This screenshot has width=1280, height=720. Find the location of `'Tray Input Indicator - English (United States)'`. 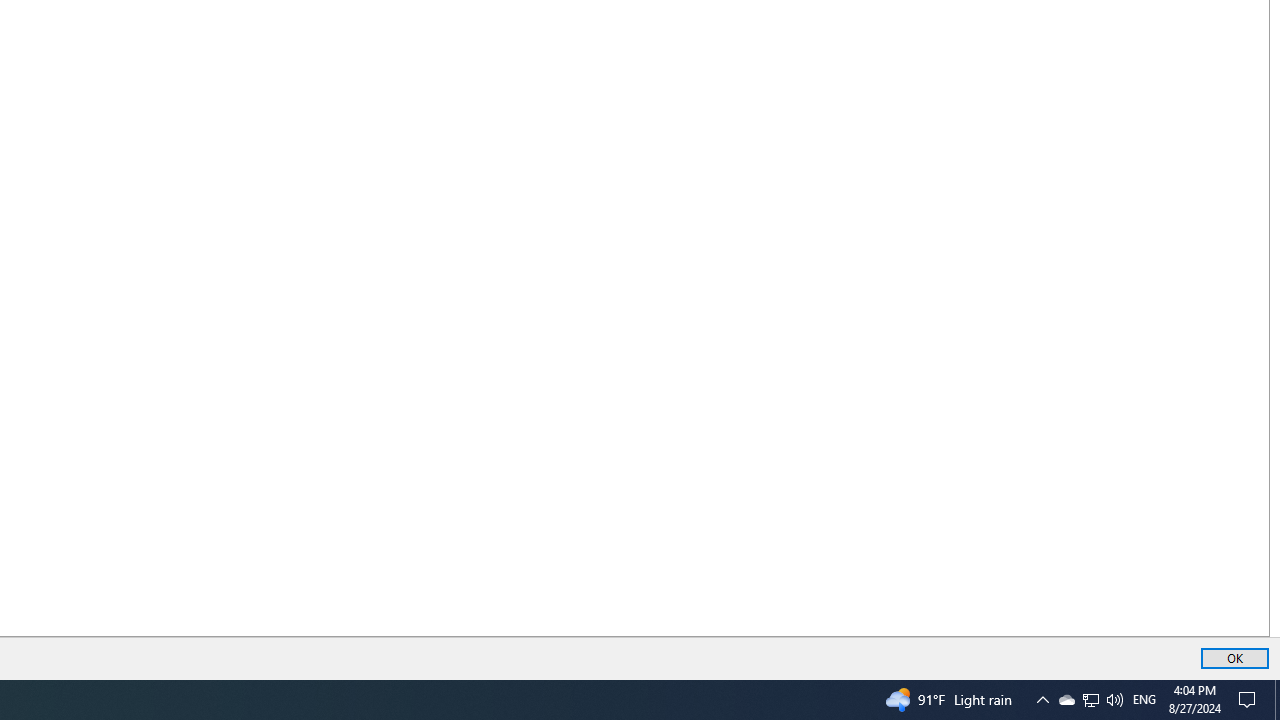

'Tray Input Indicator - English (United States)' is located at coordinates (1144, 698).